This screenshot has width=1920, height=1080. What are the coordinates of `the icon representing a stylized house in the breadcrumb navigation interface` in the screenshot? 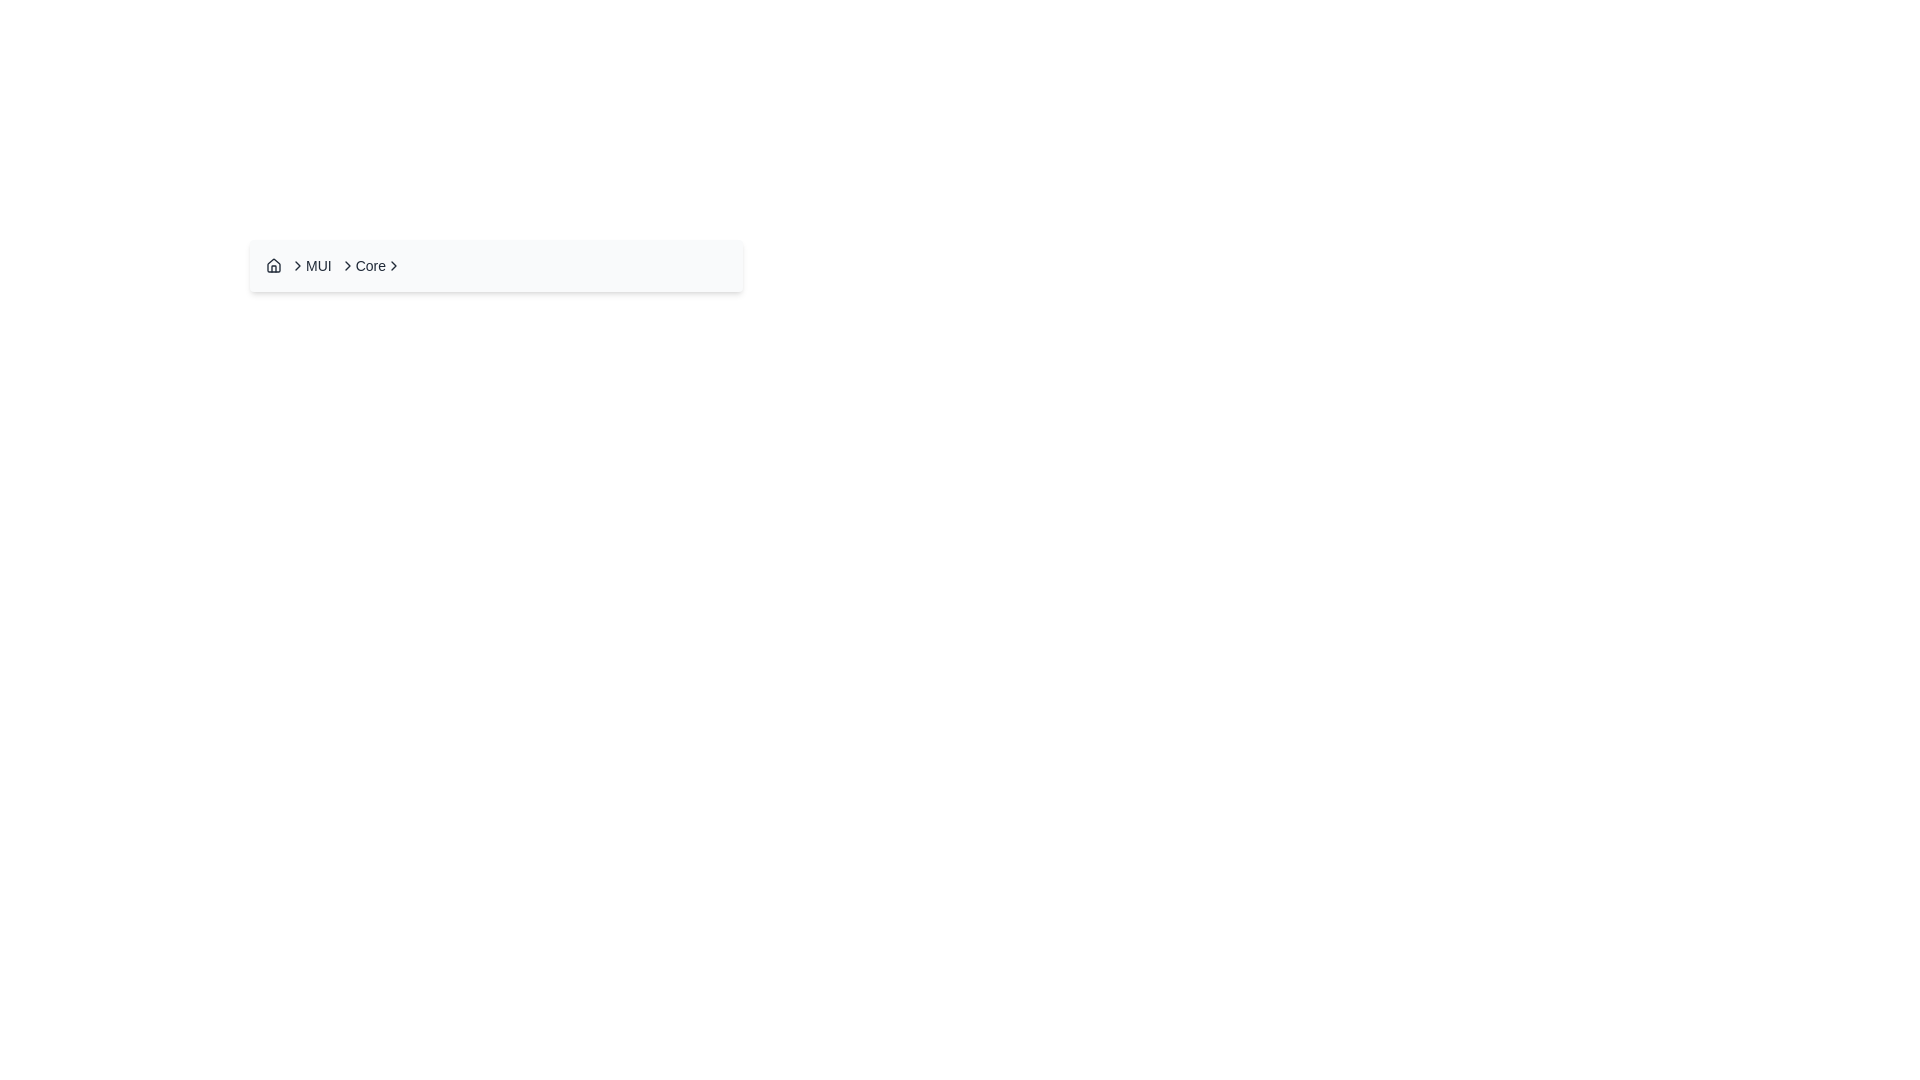 It's located at (272, 265).